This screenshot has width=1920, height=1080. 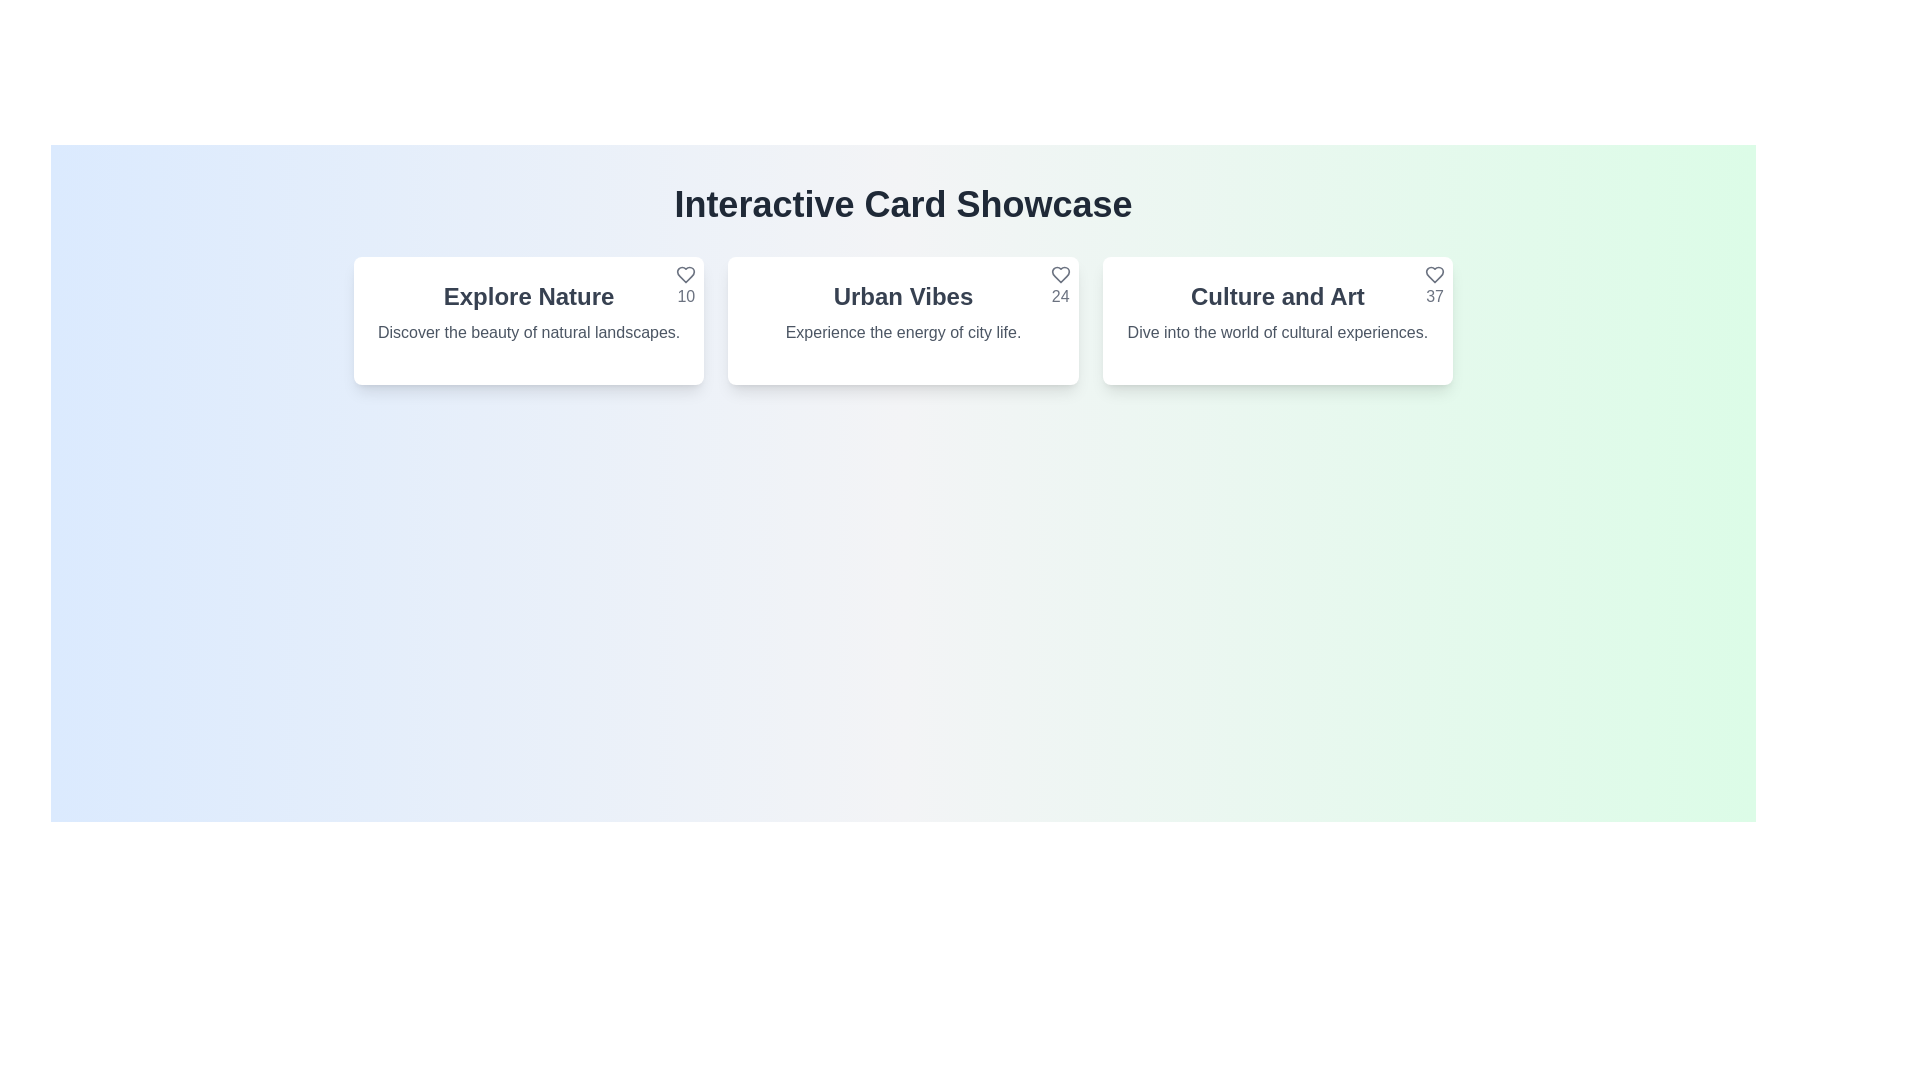 I want to click on text element that contains 'Dive into the world of cultural experiences.' positioned beneath the heading 'Culture and Art' in the third card from the left, so click(x=1276, y=331).